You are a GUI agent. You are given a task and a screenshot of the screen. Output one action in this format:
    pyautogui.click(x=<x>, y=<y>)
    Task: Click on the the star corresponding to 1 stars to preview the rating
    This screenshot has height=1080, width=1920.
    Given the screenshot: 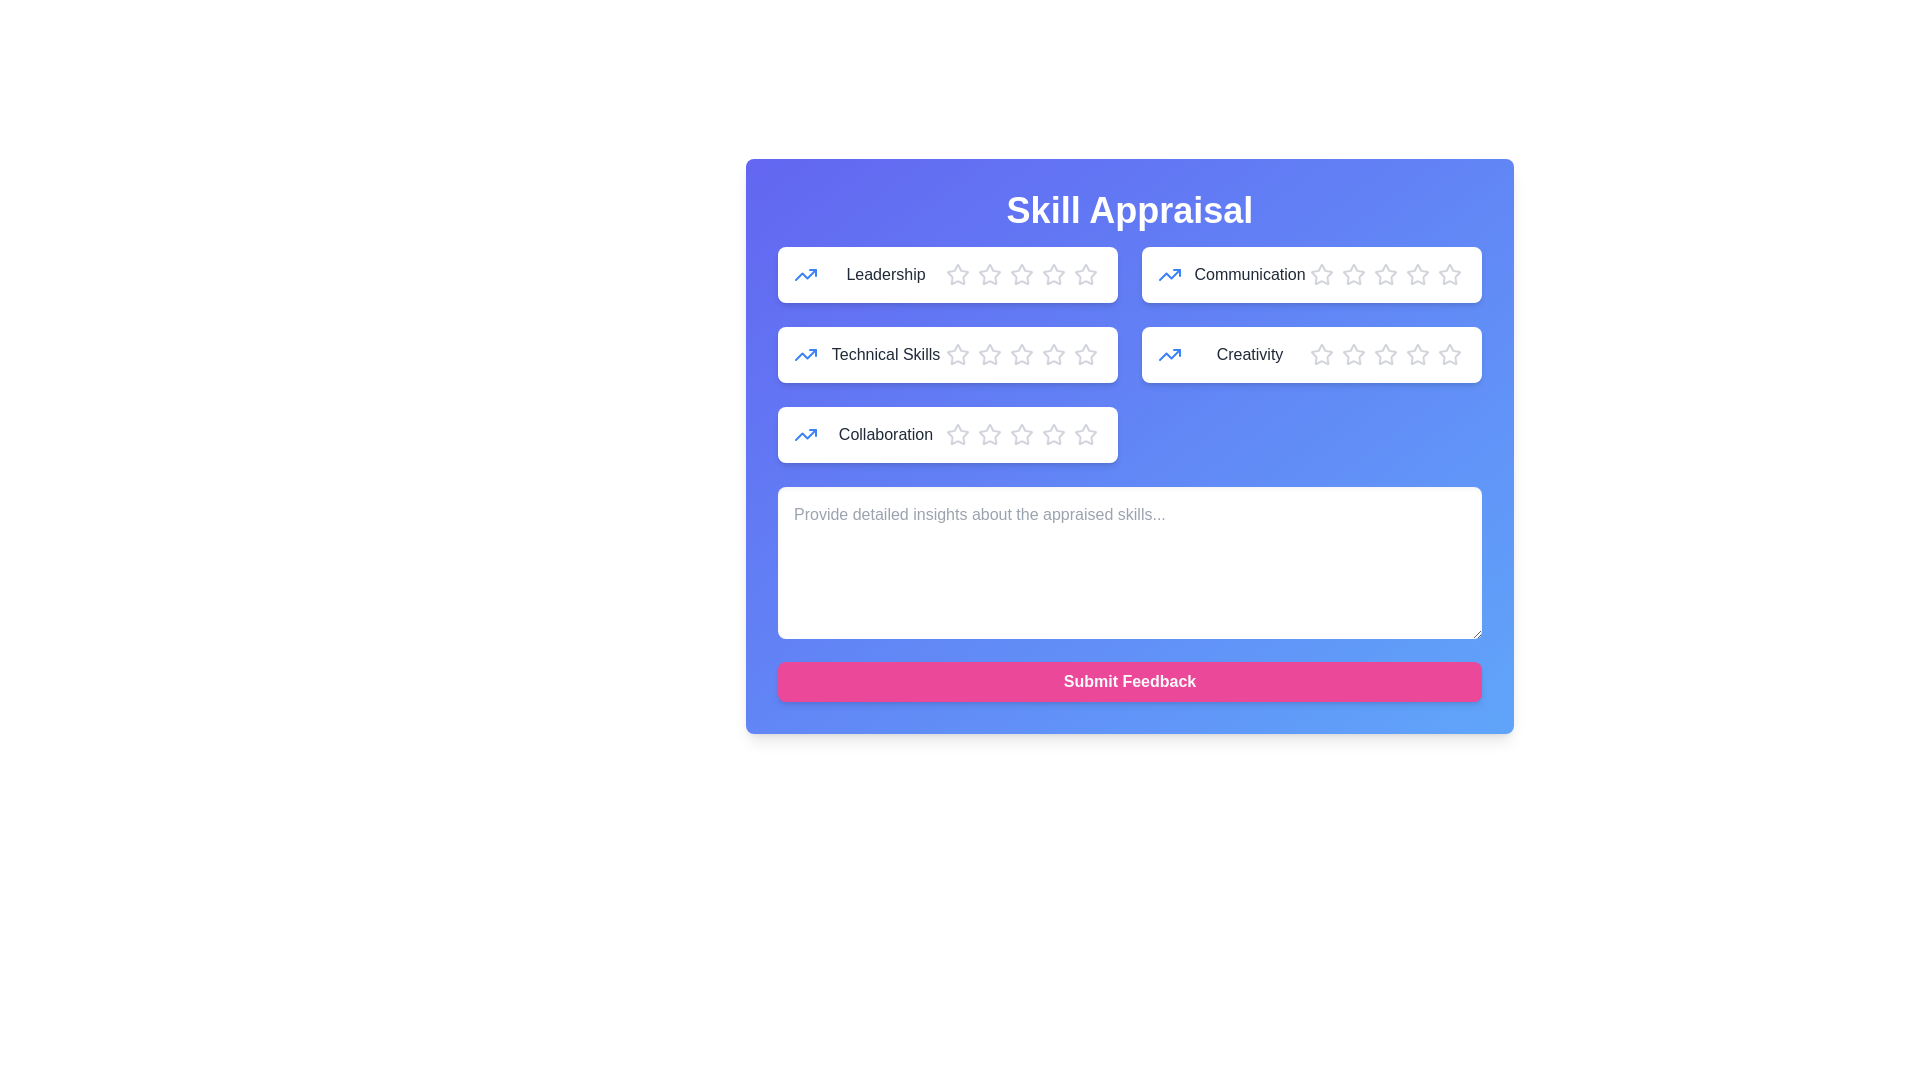 What is the action you would take?
    pyautogui.click(x=957, y=274)
    